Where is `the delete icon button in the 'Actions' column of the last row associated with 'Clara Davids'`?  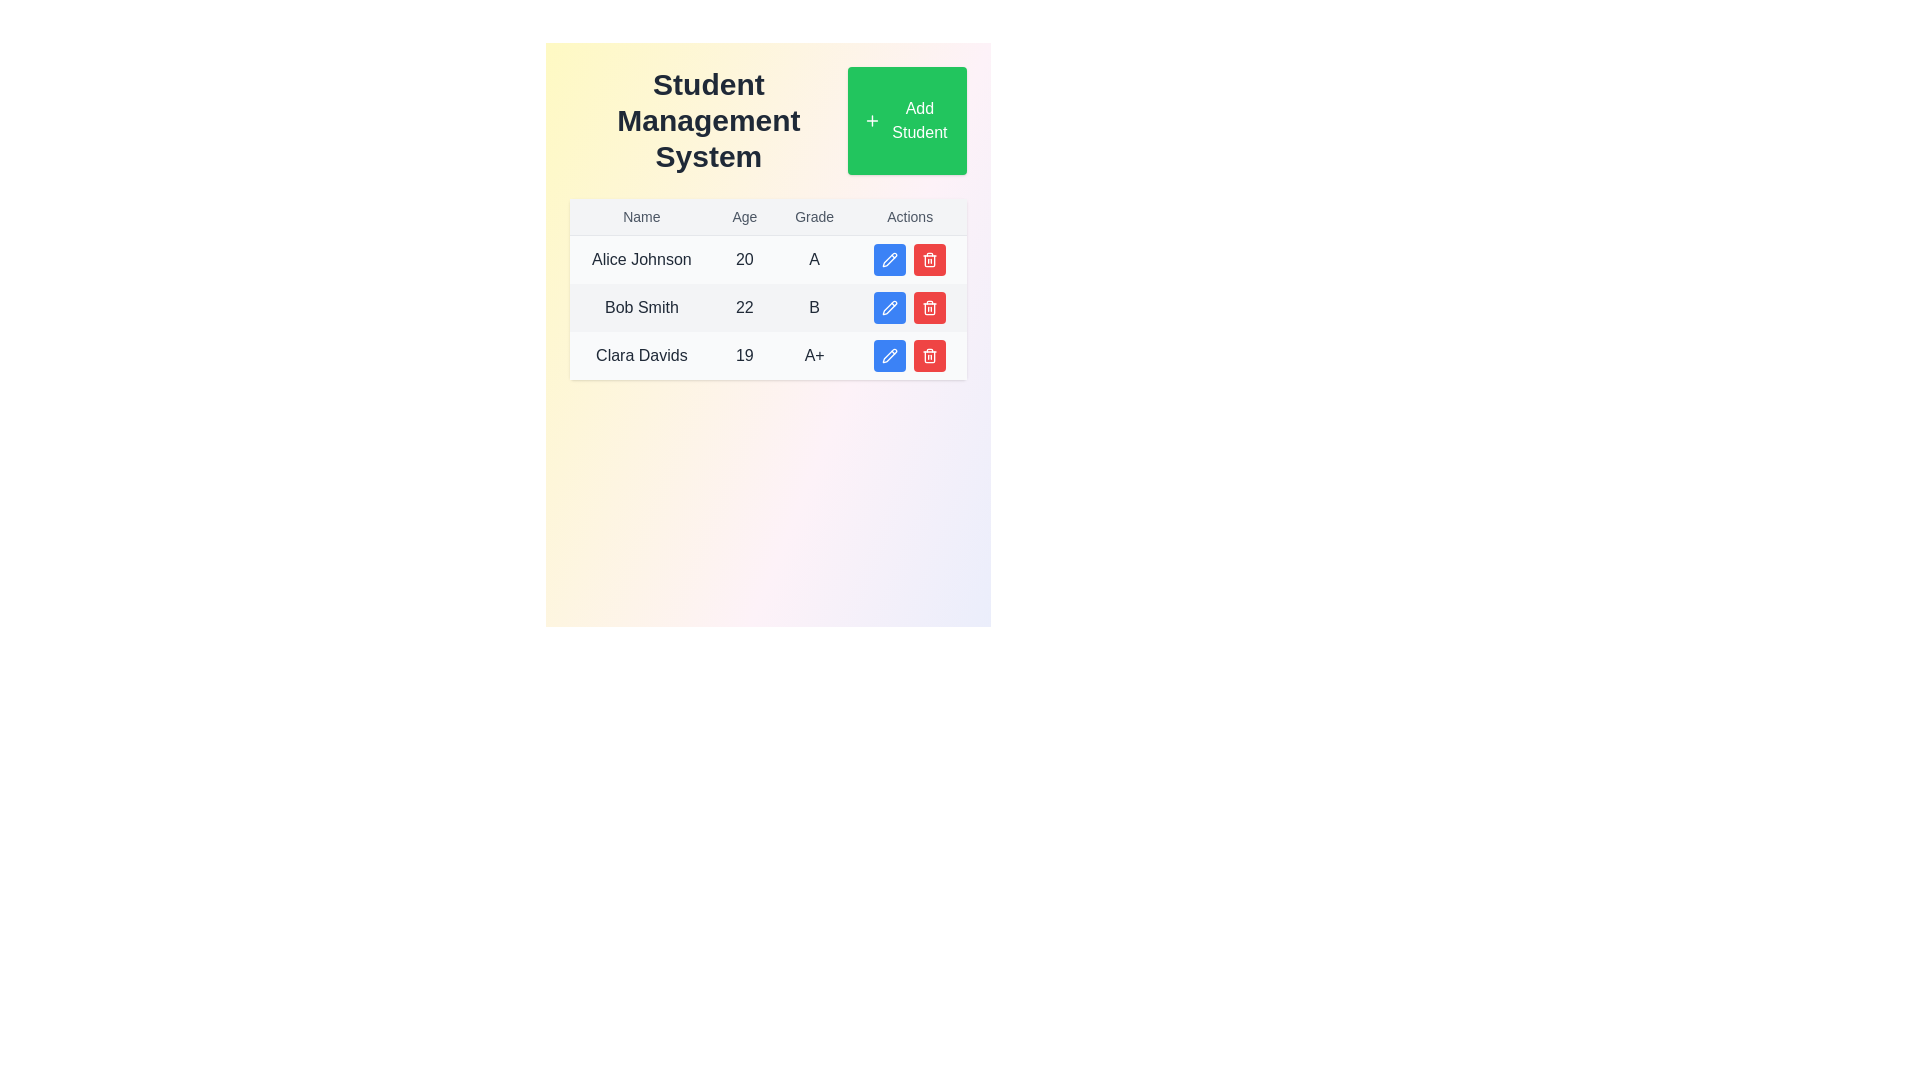 the delete icon button in the 'Actions' column of the last row associated with 'Clara Davids' is located at coordinates (929, 258).